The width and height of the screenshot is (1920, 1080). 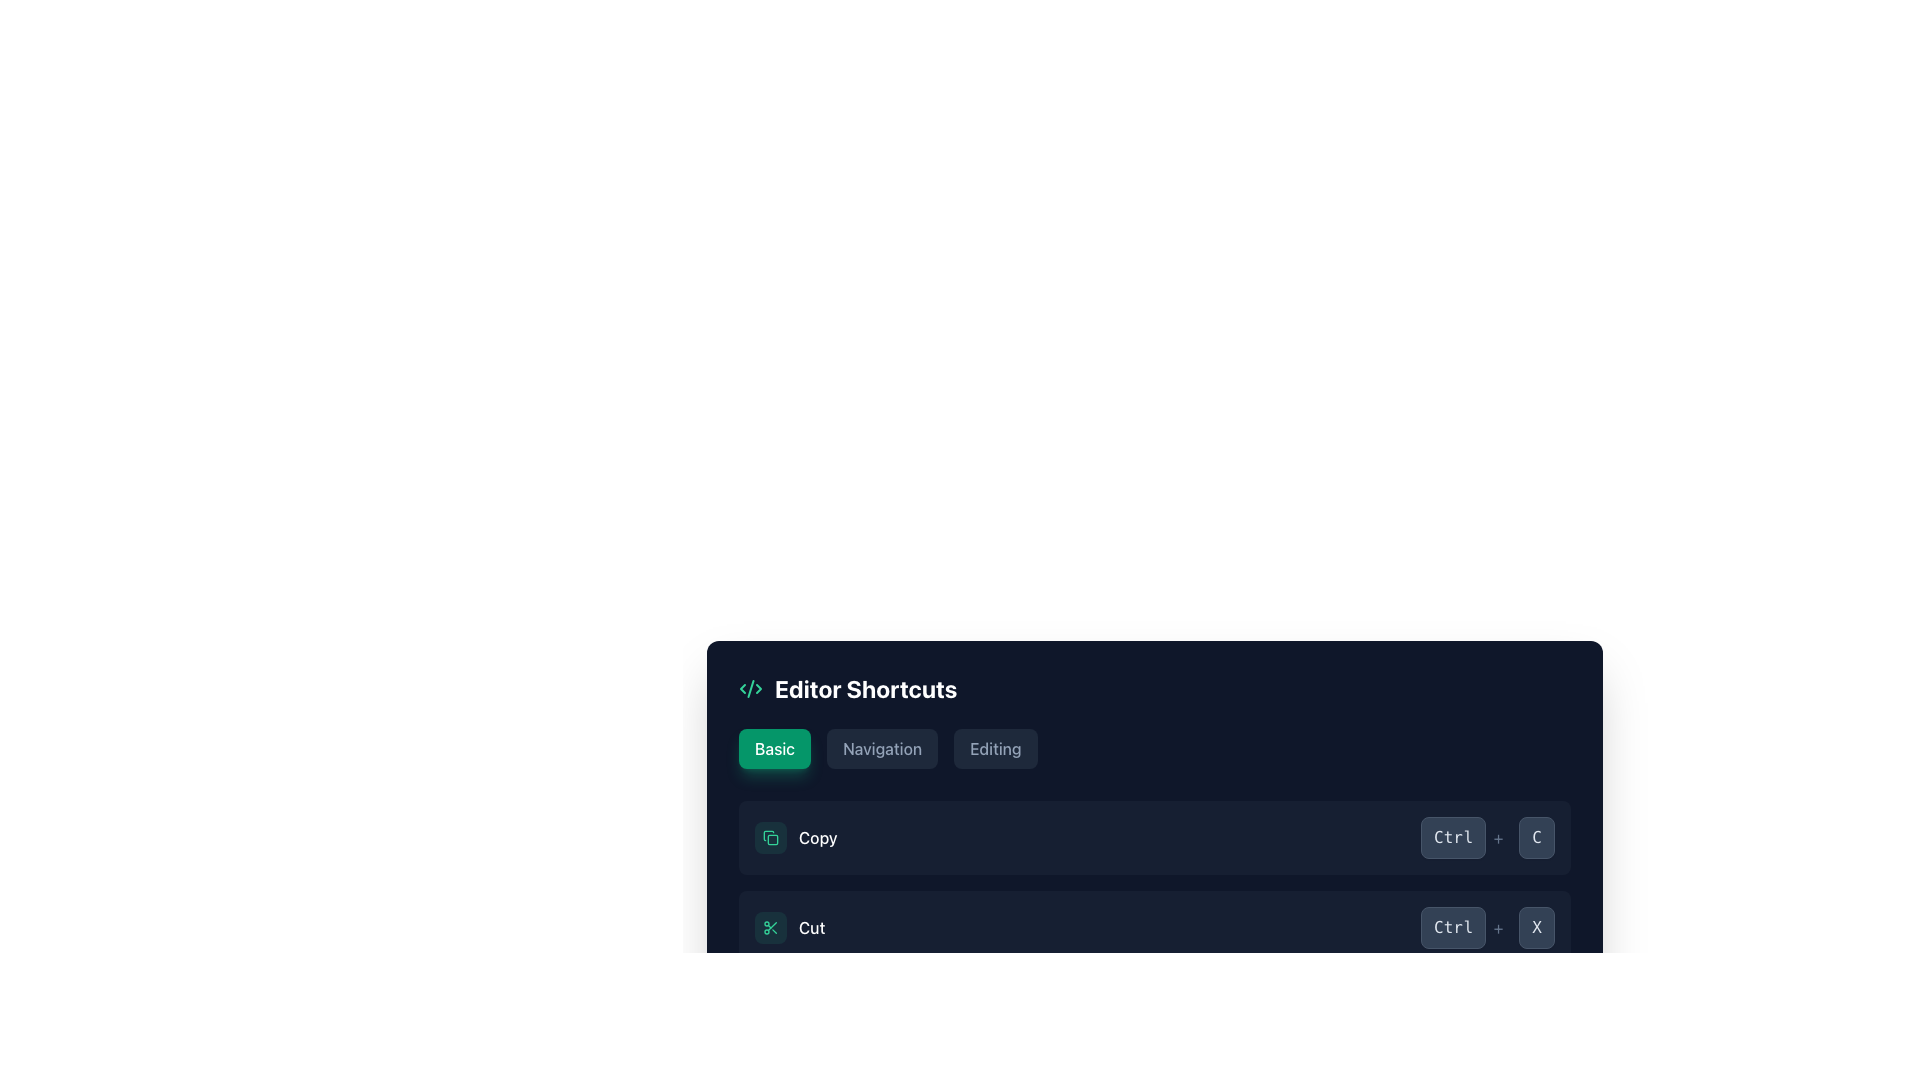 I want to click on the light green circular copy button located in the 'Editor Shortcuts' section, aligned to the left of the 'Copy' label, so click(x=770, y=837).